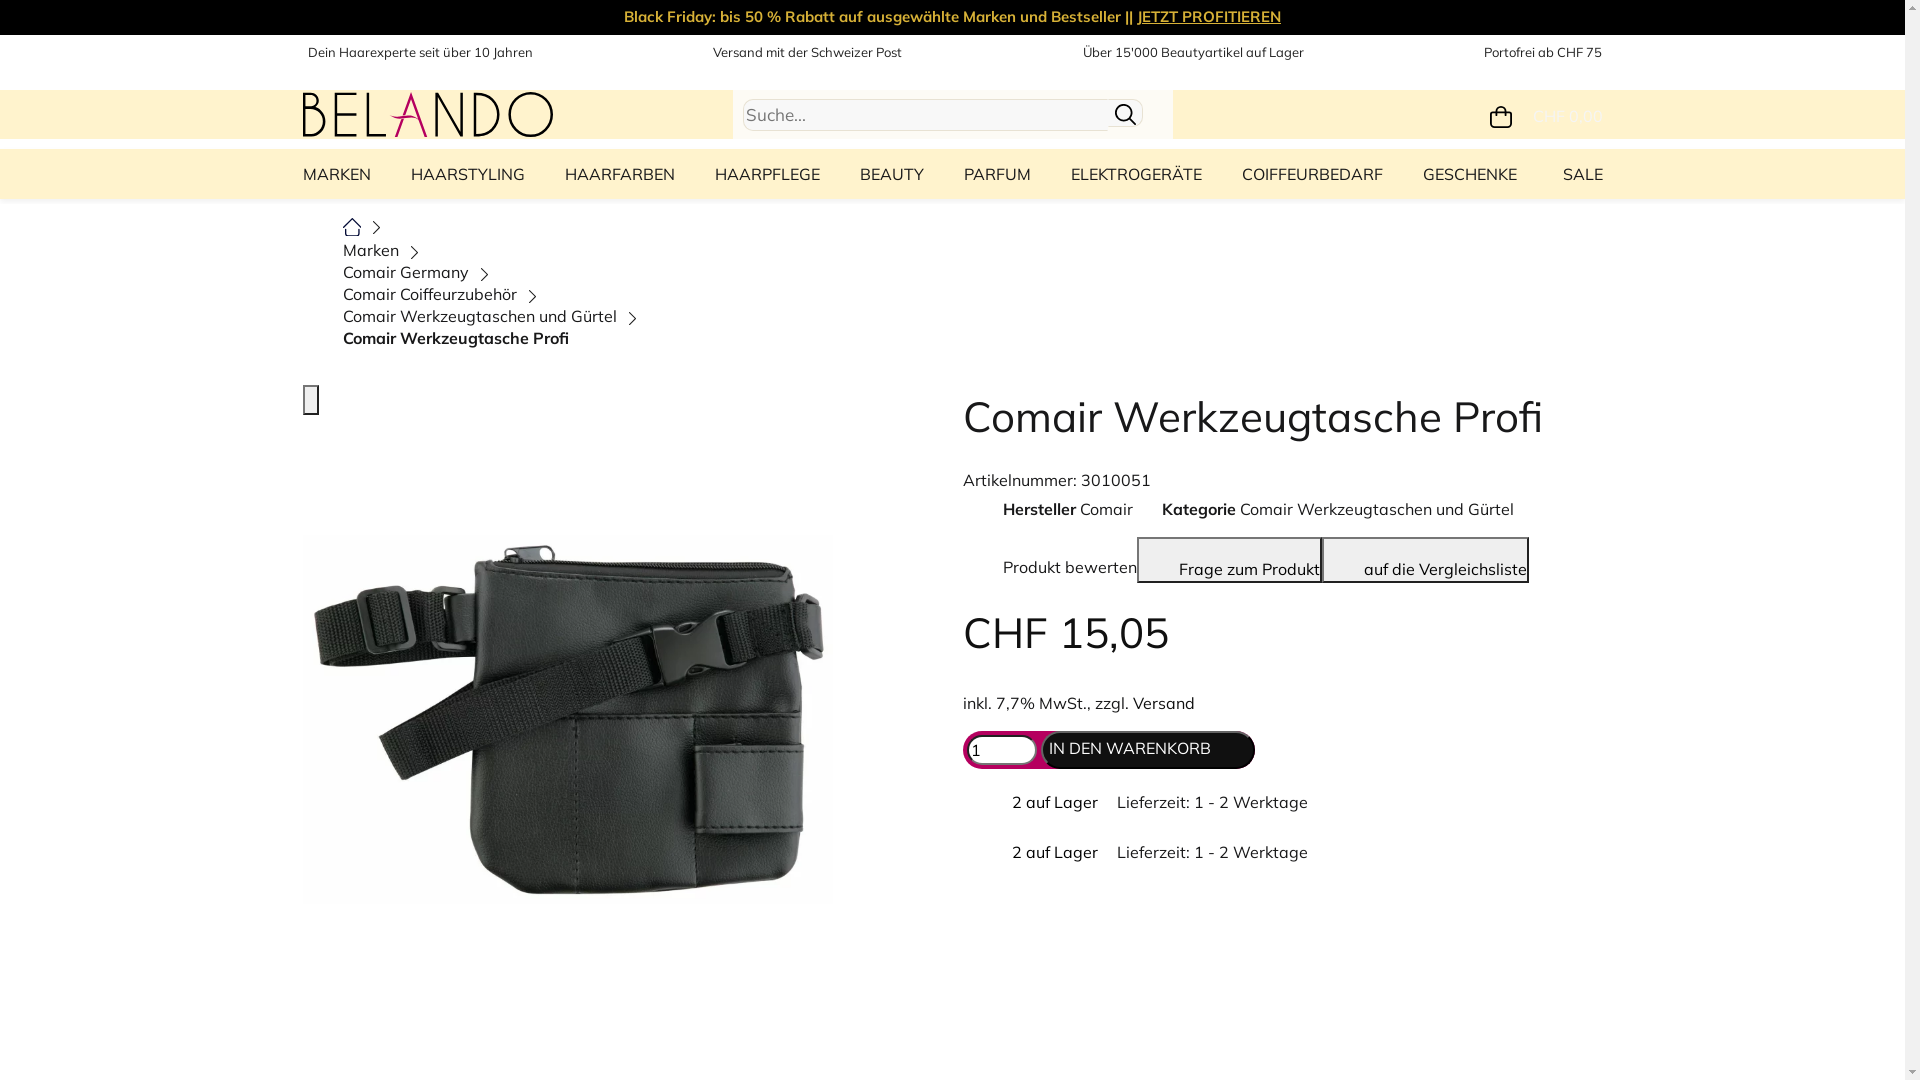  I want to click on 'Startseite', so click(351, 224).